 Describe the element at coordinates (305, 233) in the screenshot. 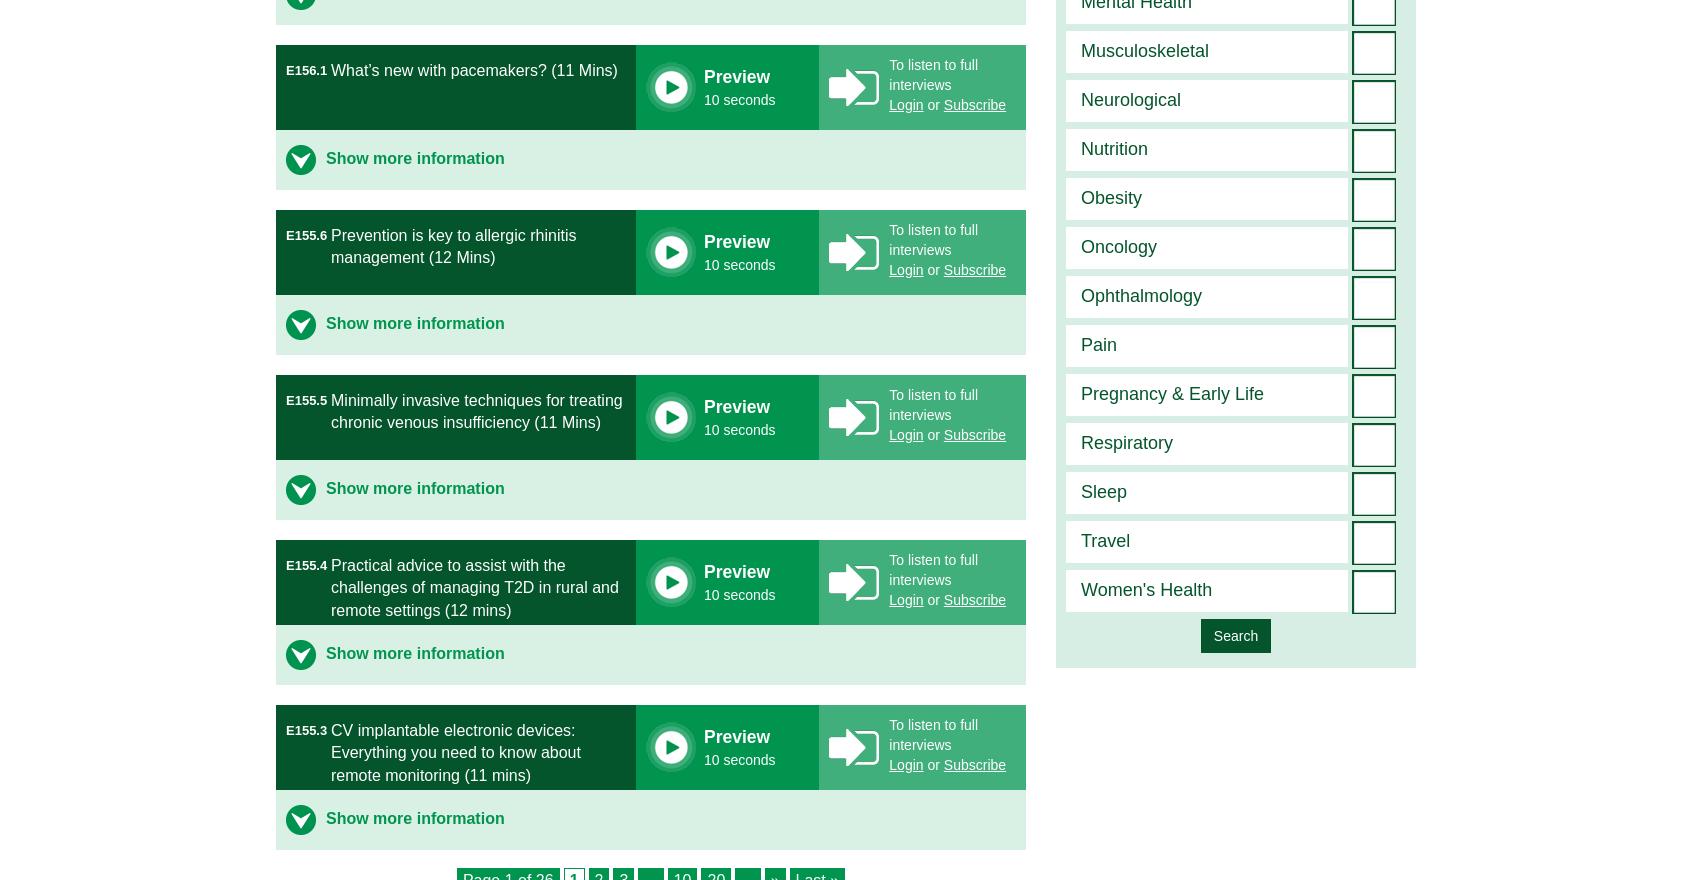

I see `'E155.6'` at that location.